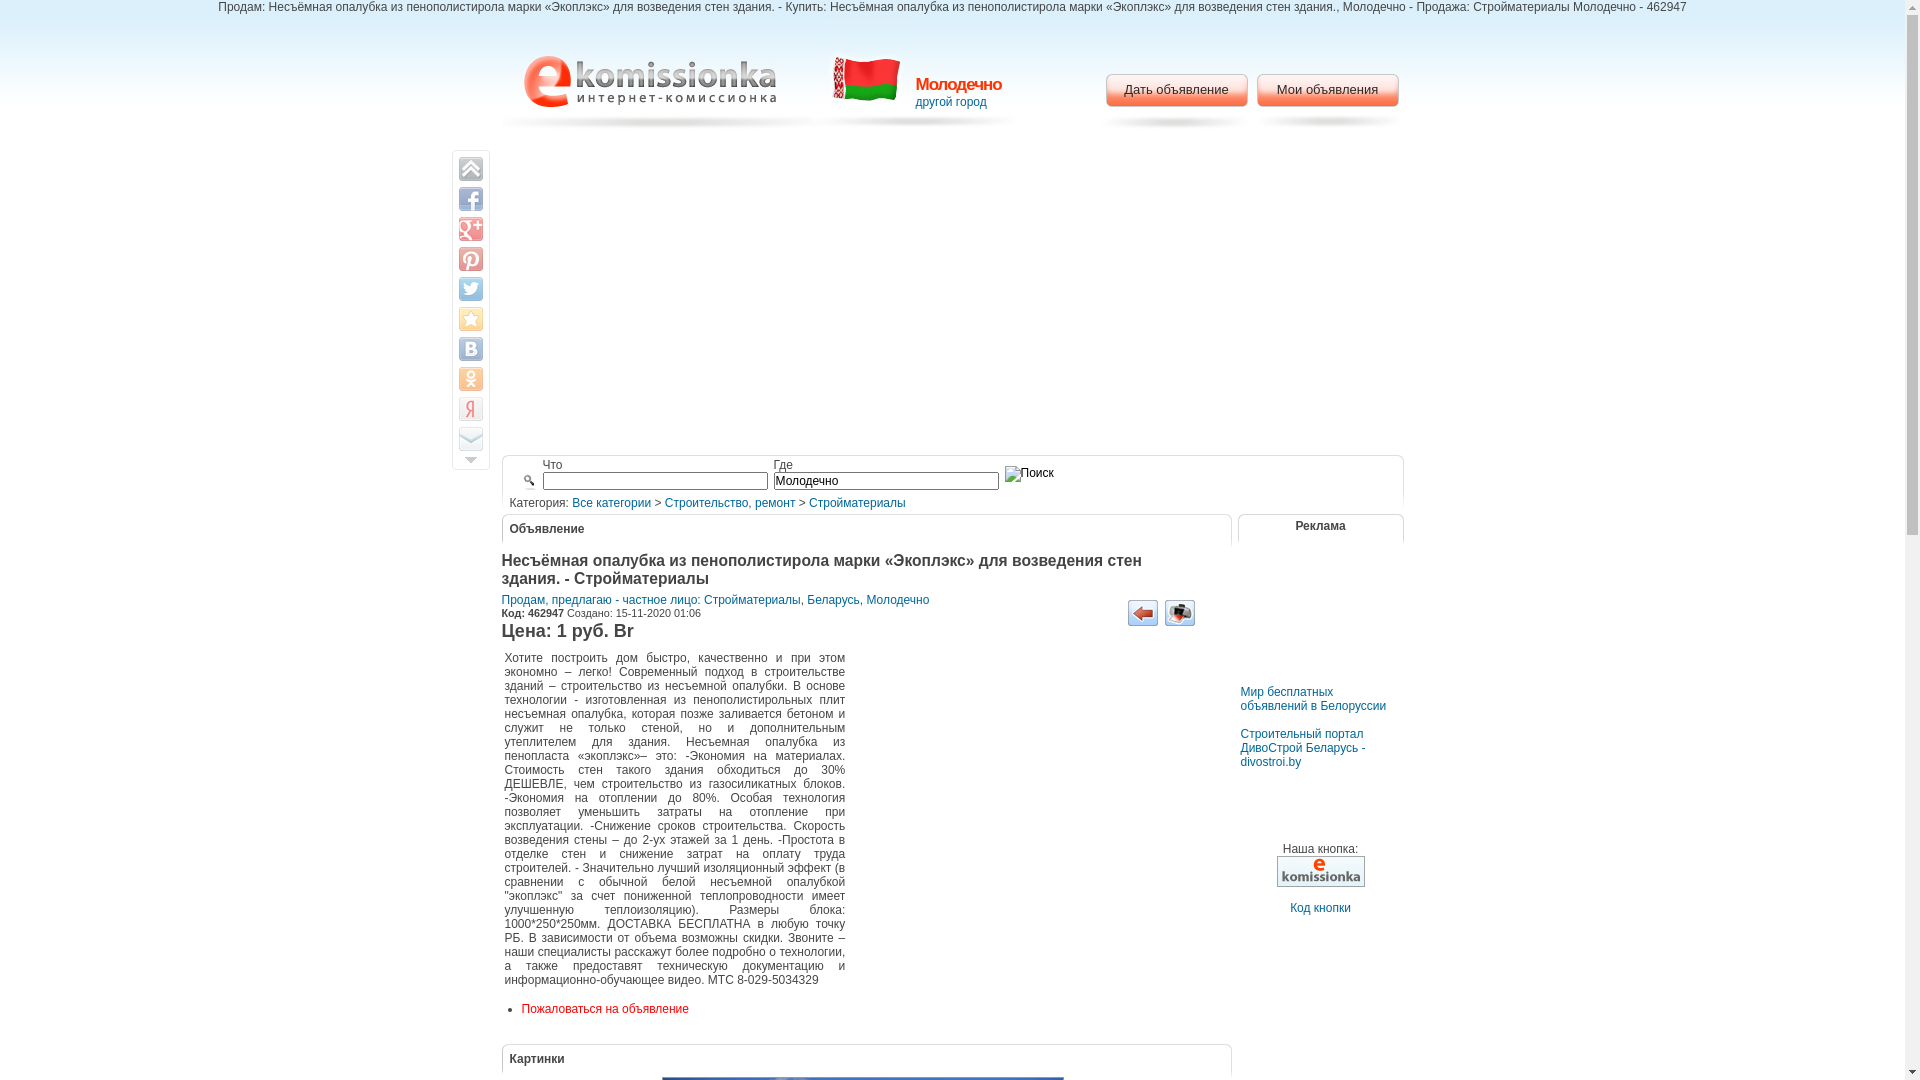 The image size is (1920, 1080). What do you see at coordinates (469, 227) in the screenshot?
I see `'Share on Google+'` at bounding box center [469, 227].